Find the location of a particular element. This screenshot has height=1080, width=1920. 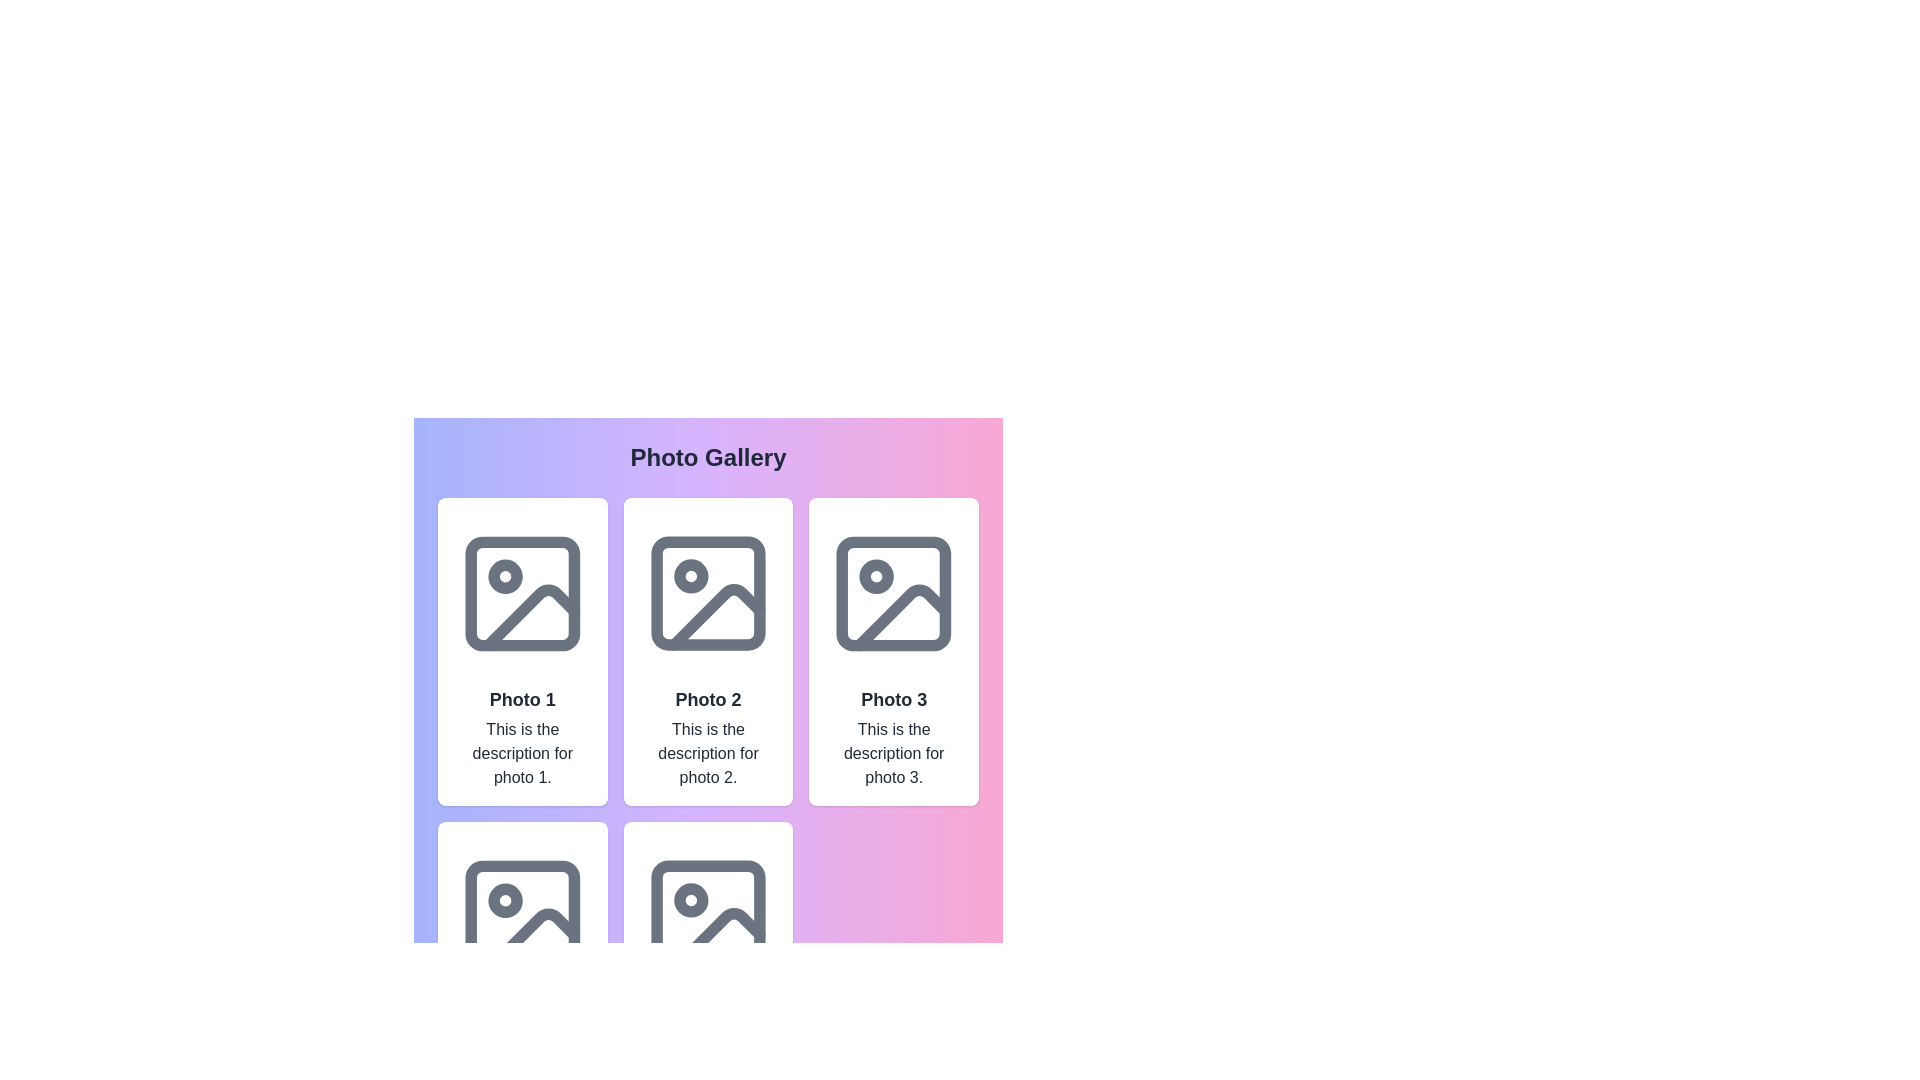

the first card in the 3-column grid layout that presents a photo preview, title, and description is located at coordinates (522, 651).